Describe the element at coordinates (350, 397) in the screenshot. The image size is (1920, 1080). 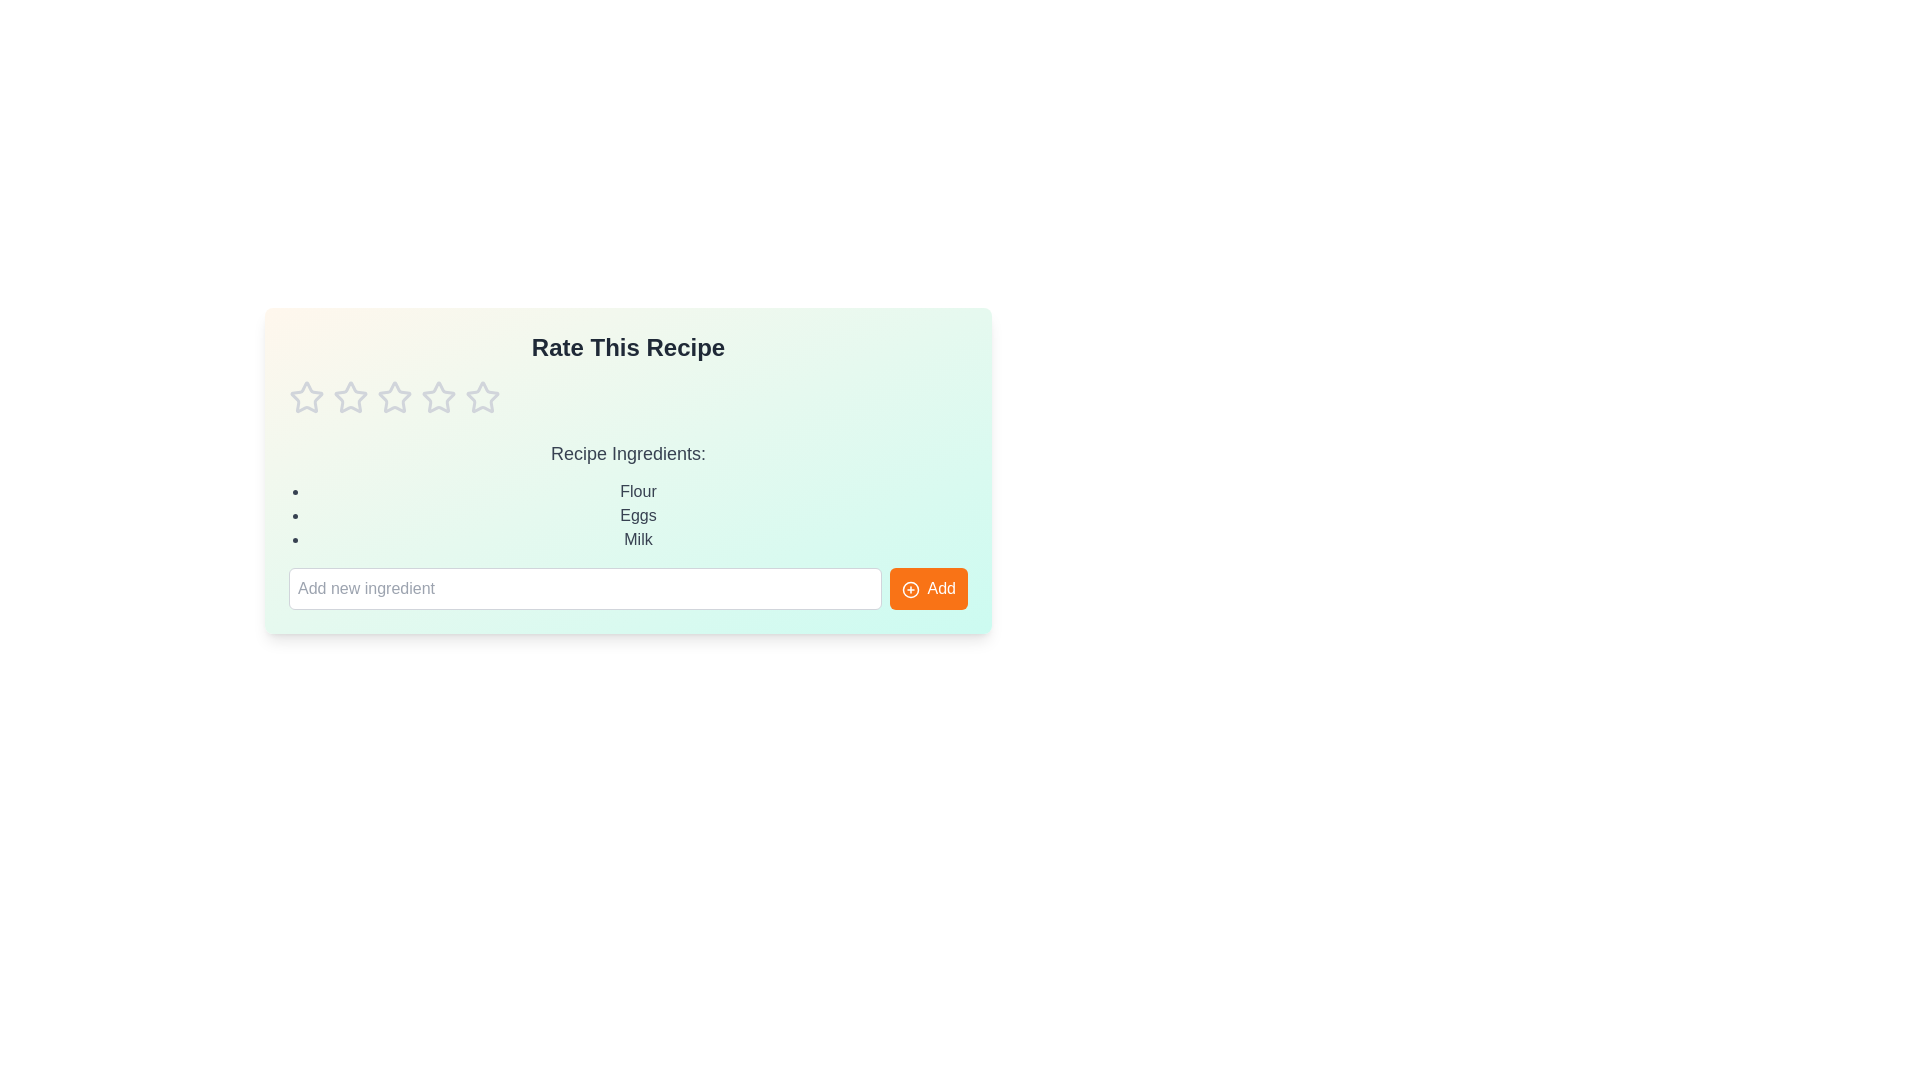
I see `the star corresponding to 2 stars to preview the rating` at that location.